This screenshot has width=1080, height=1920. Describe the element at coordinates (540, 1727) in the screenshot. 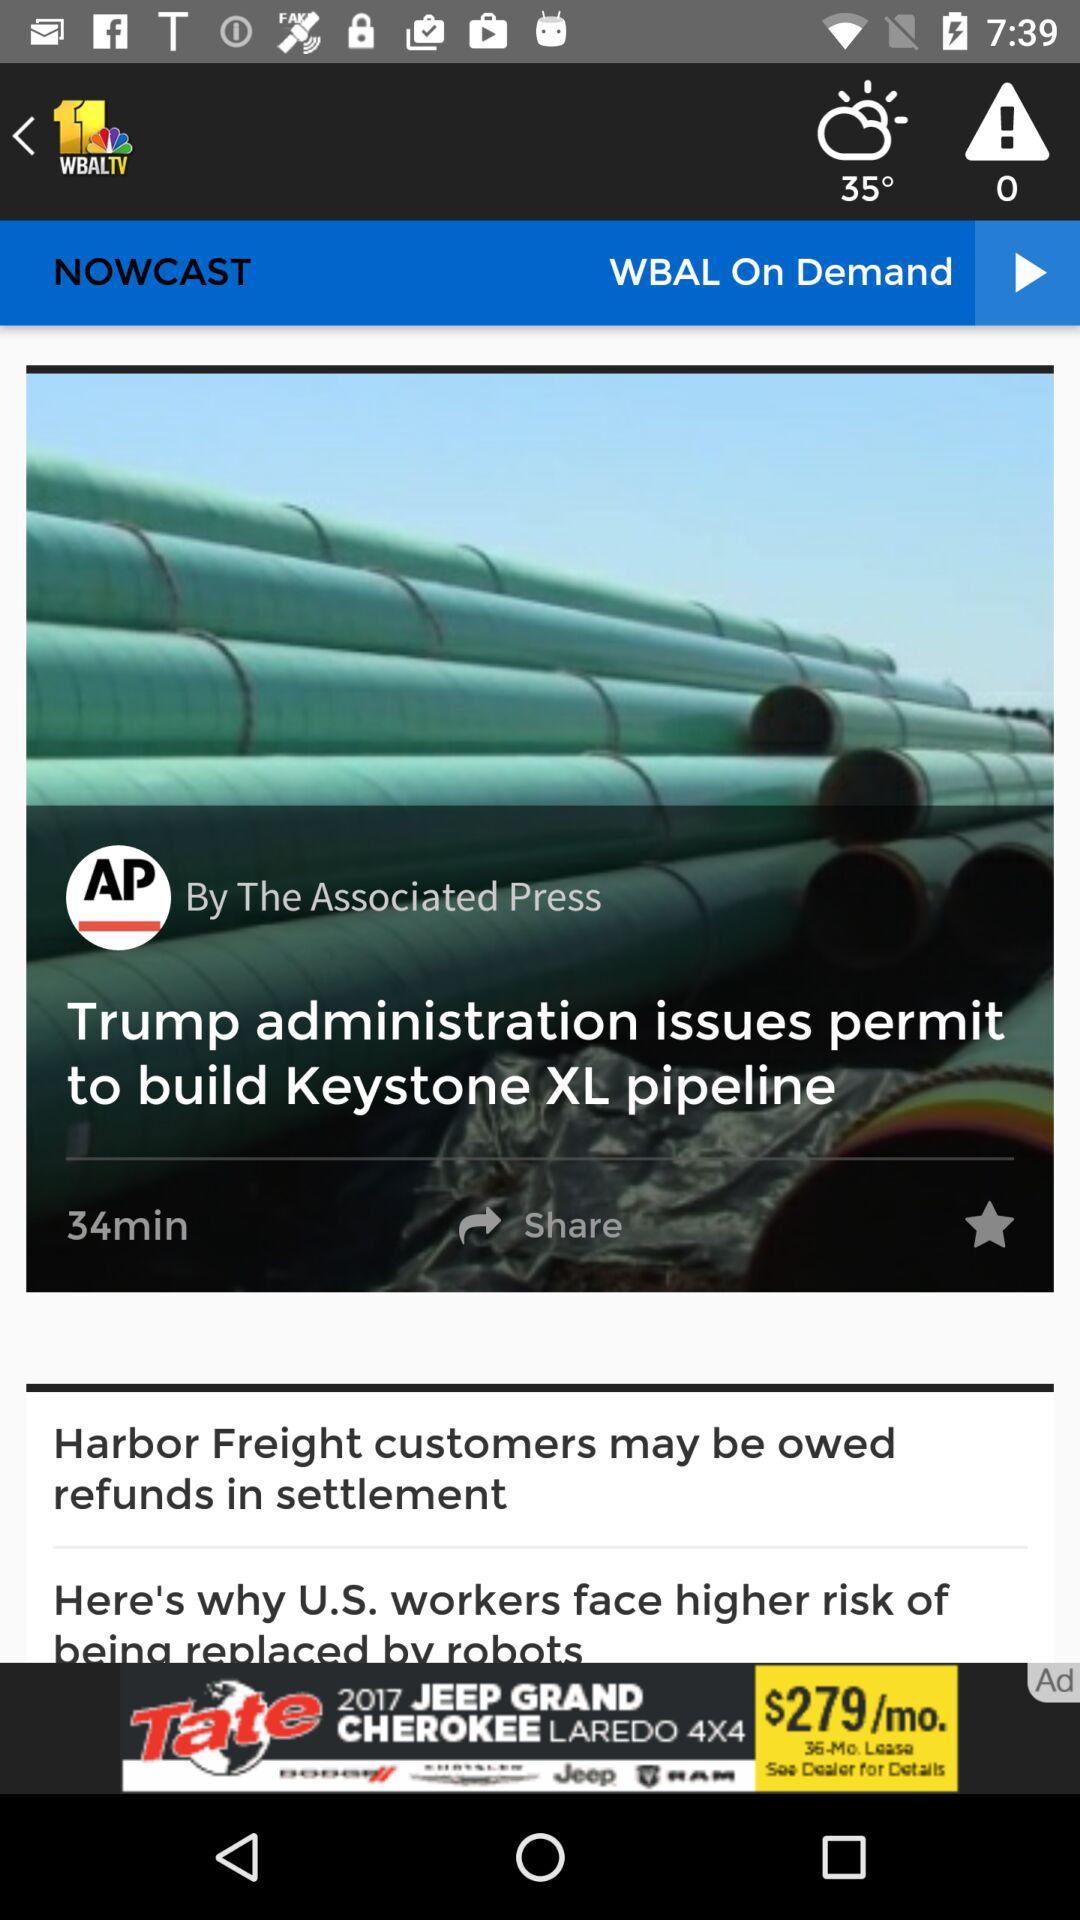

I see `tate advertisement` at that location.